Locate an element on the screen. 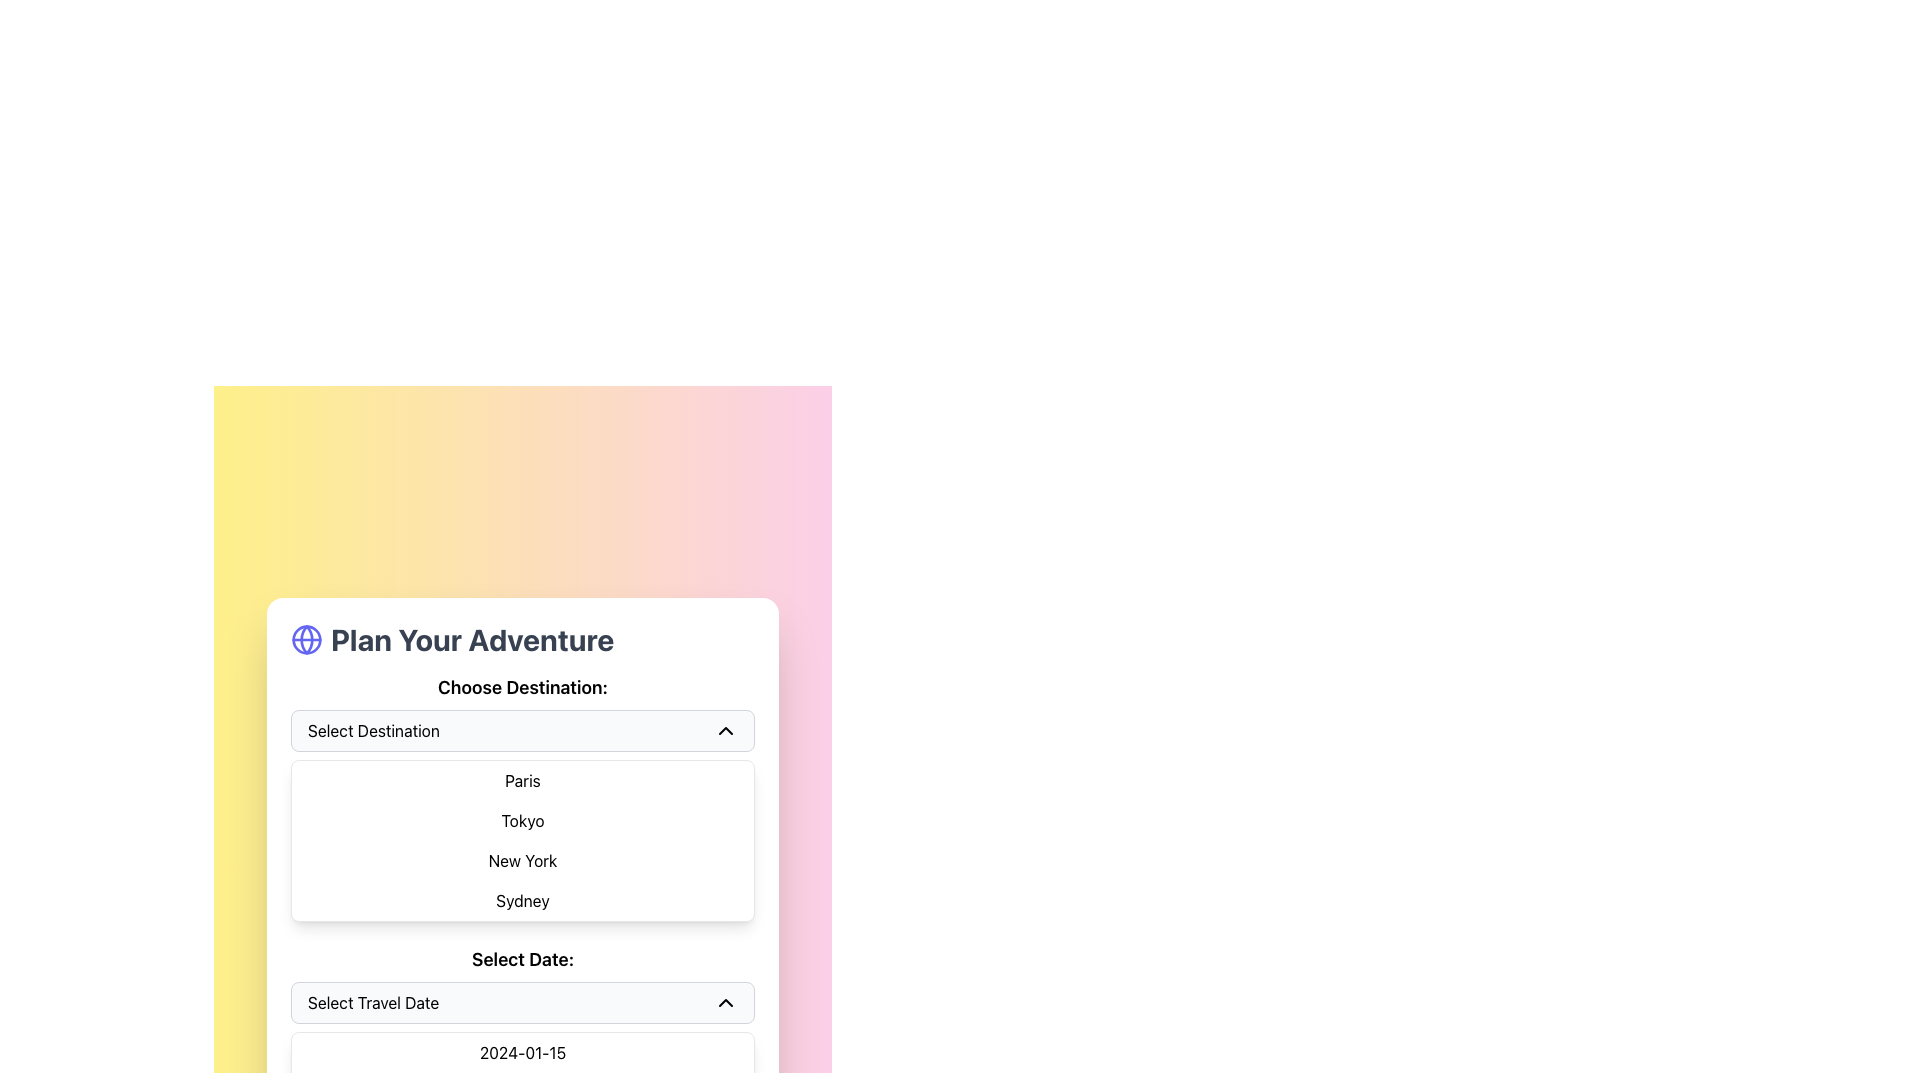  the first selectable date option '2024-01-15' in the date selection interface, which is positioned directly below the 'Select Travel Date' dropdown is located at coordinates (523, 1052).